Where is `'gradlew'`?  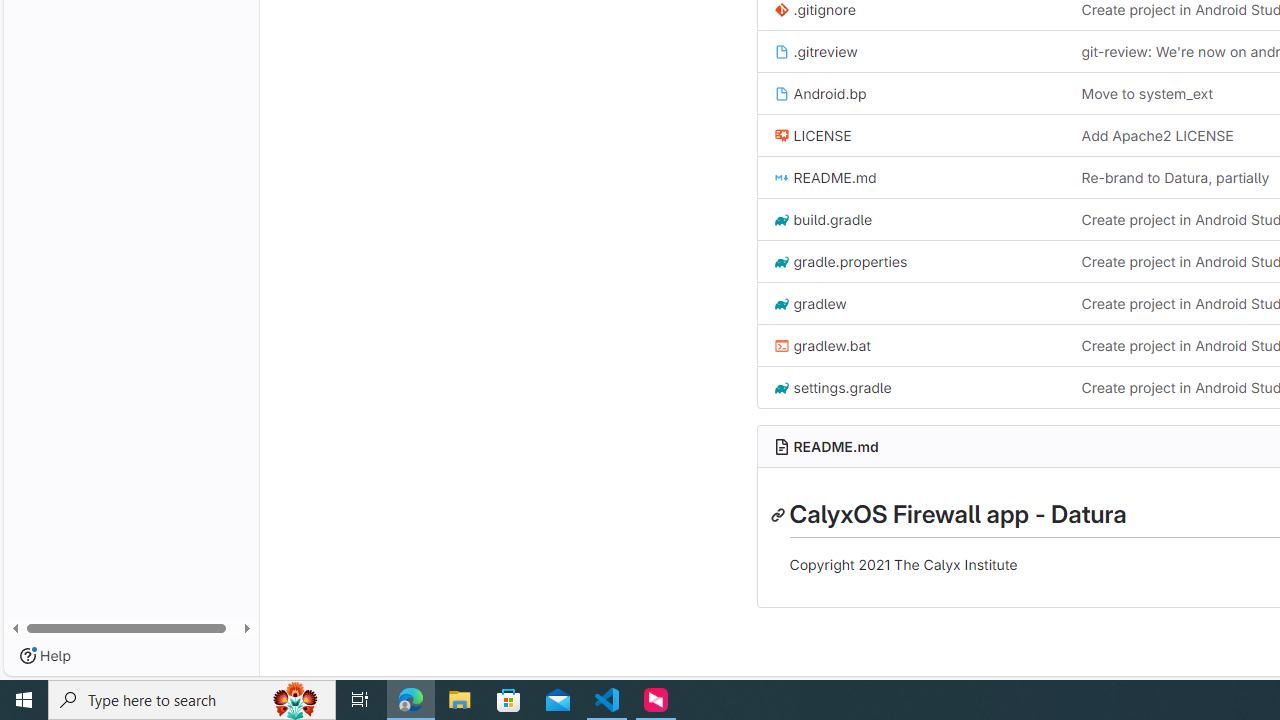 'gradlew' is located at coordinates (810, 303).